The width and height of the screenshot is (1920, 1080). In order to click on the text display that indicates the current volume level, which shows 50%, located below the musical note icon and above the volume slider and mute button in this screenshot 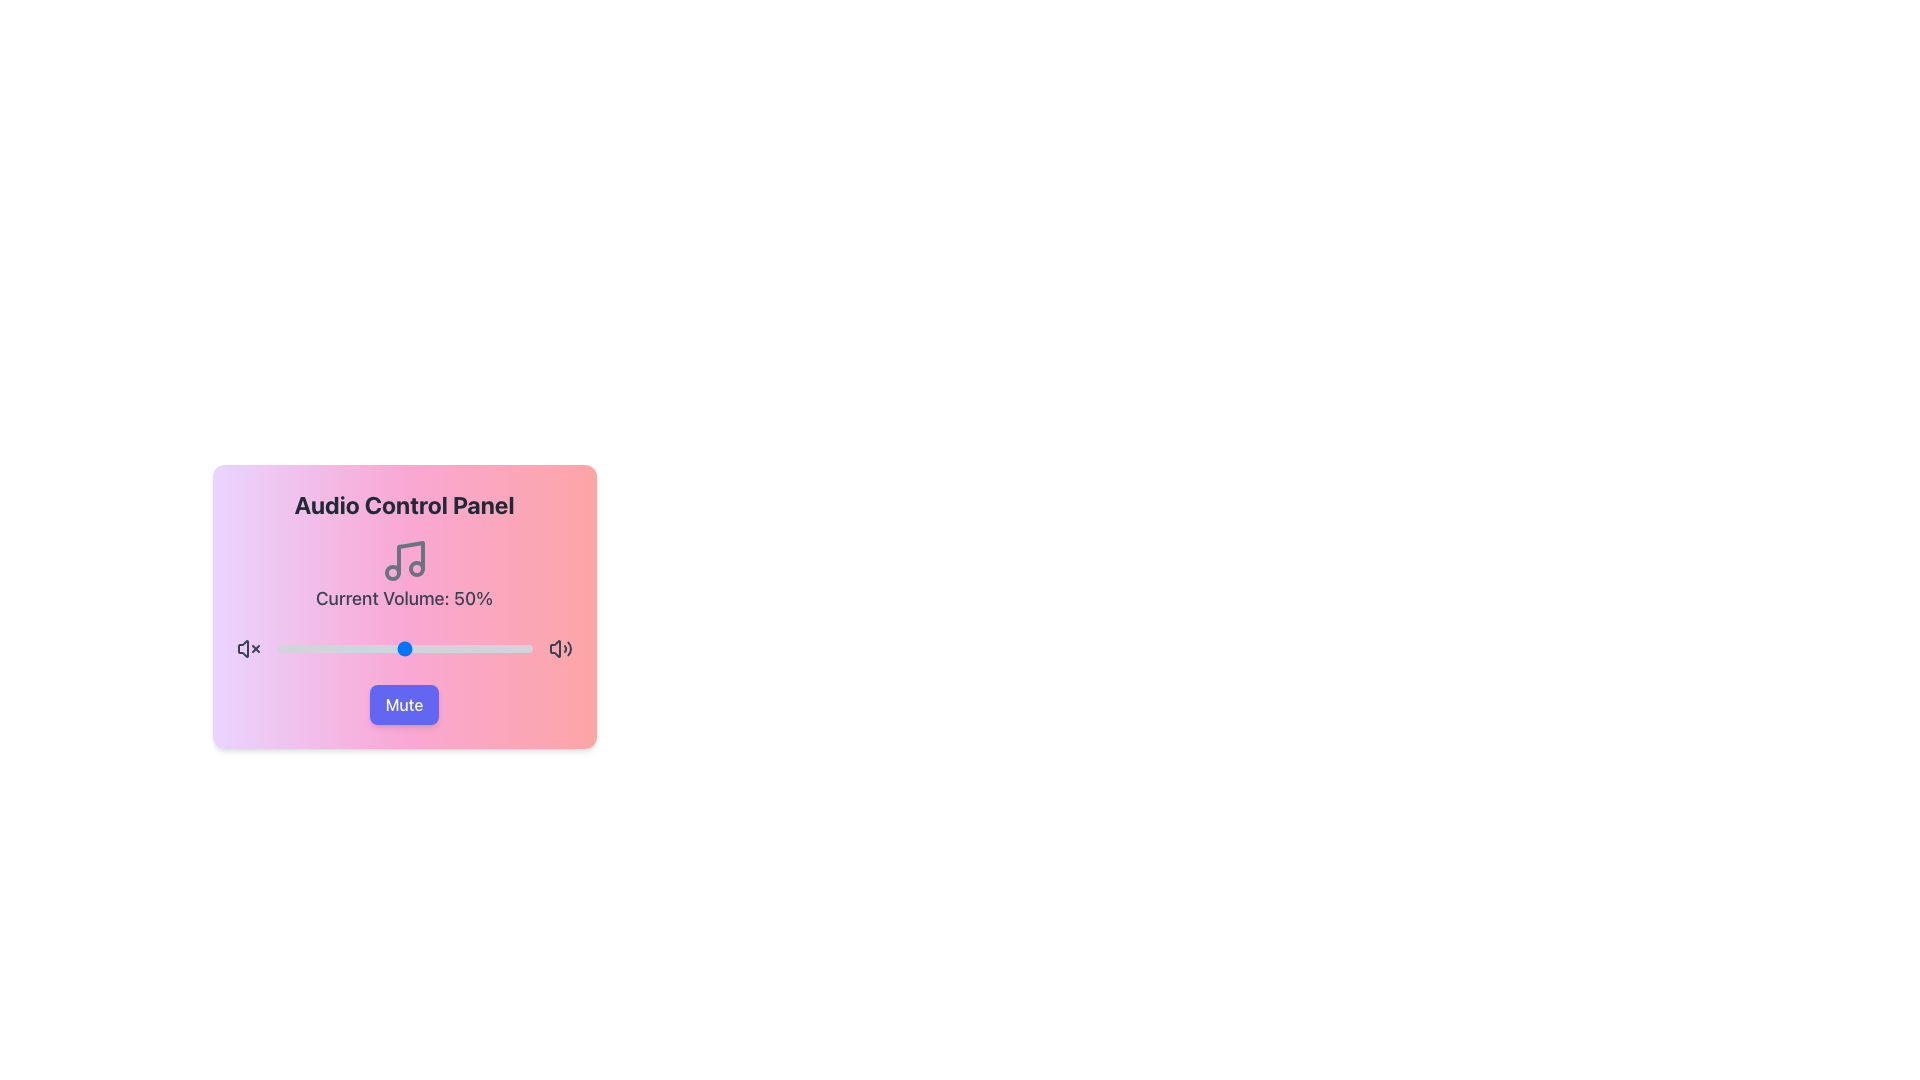, I will do `click(403, 597)`.